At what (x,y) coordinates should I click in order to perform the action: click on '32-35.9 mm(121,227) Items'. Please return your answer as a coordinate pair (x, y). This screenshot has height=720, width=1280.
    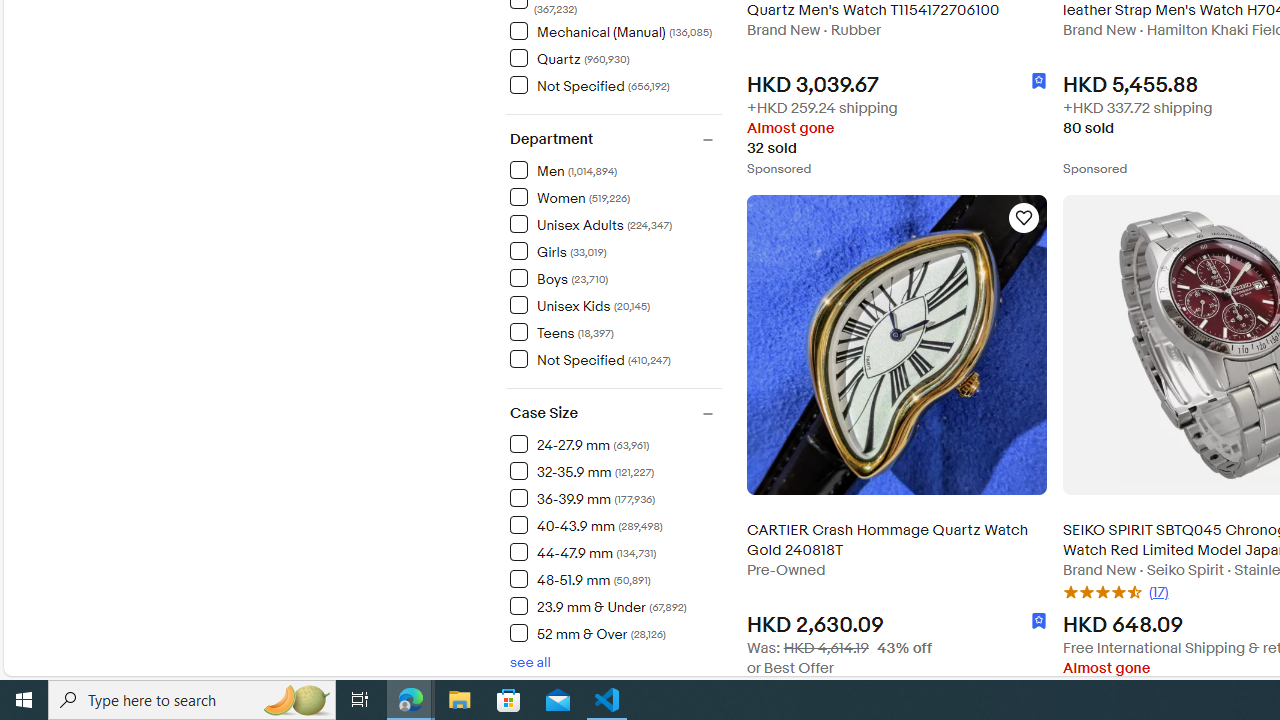
    Looking at the image, I should click on (614, 470).